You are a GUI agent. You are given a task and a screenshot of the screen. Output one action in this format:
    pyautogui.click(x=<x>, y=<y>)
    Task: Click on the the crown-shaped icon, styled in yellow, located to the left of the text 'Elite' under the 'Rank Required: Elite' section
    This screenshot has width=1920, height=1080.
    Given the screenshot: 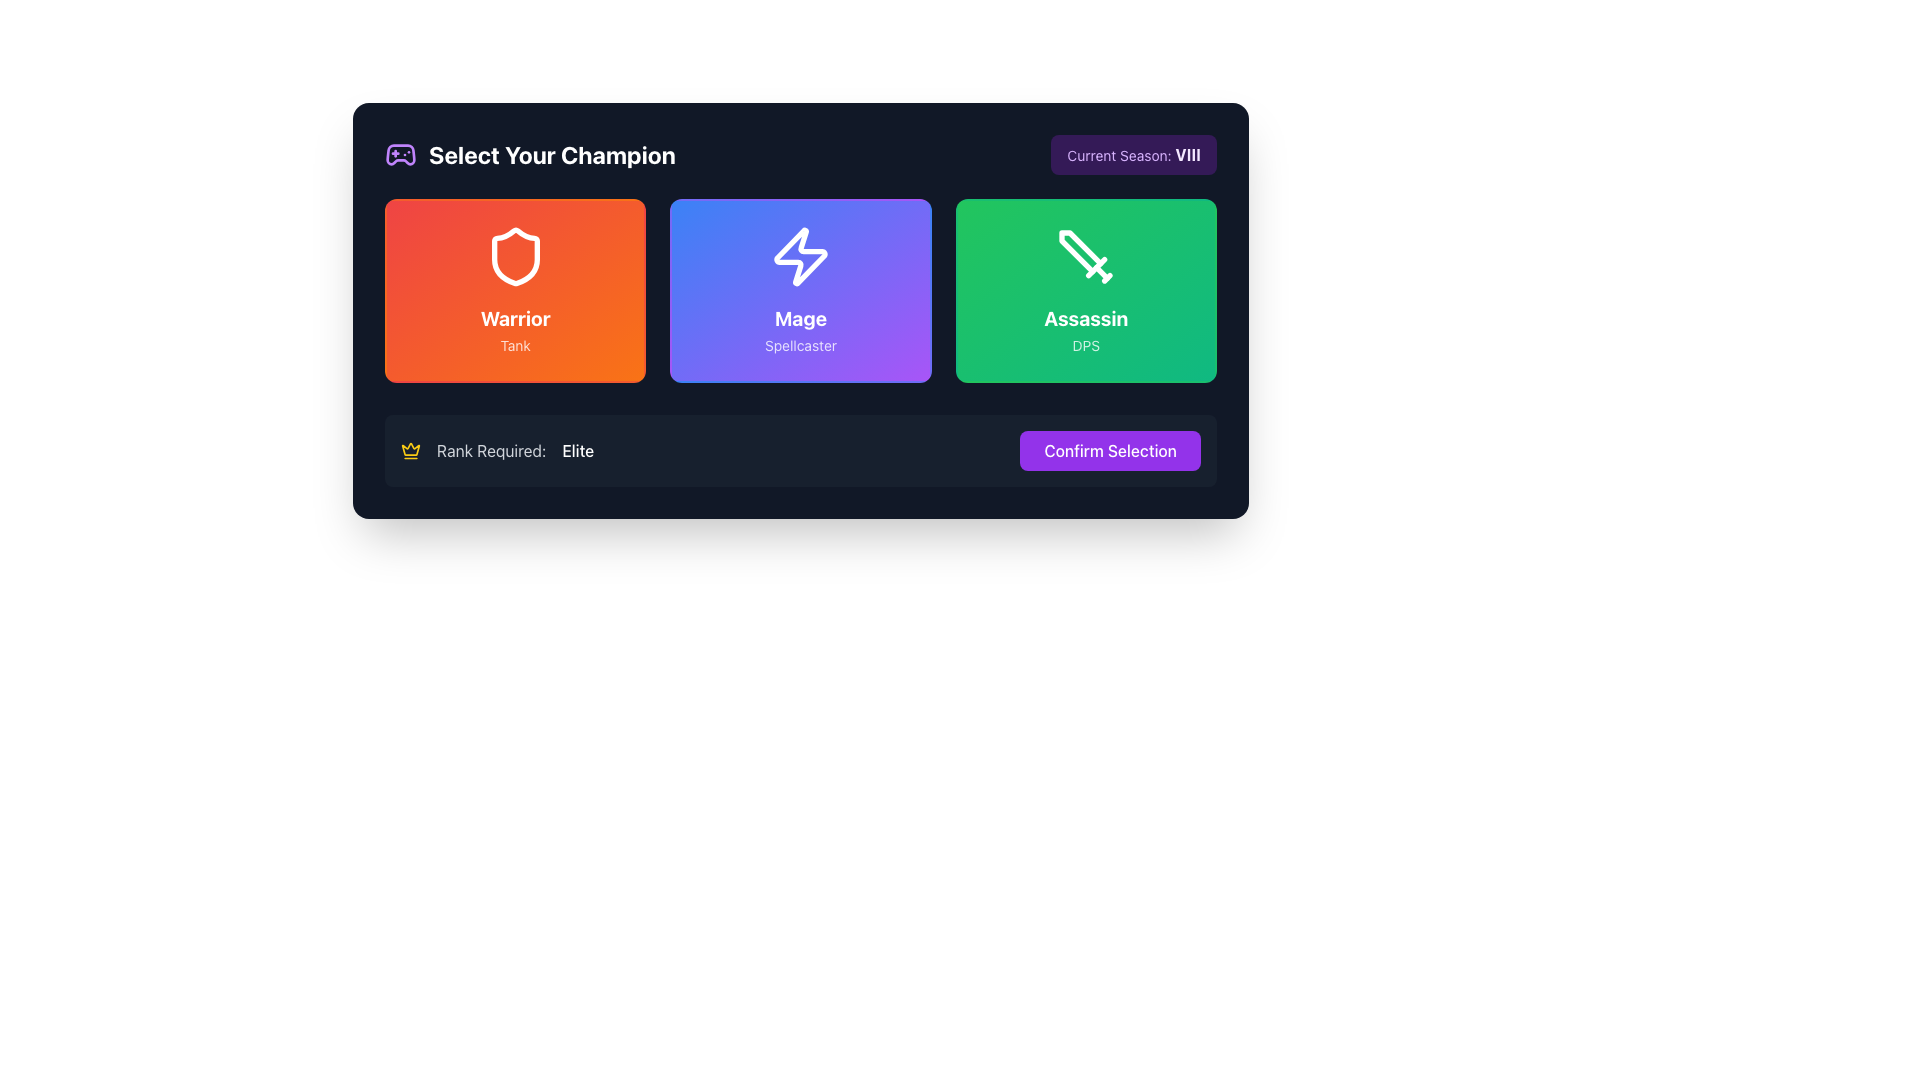 What is the action you would take?
    pyautogui.click(x=410, y=448)
    